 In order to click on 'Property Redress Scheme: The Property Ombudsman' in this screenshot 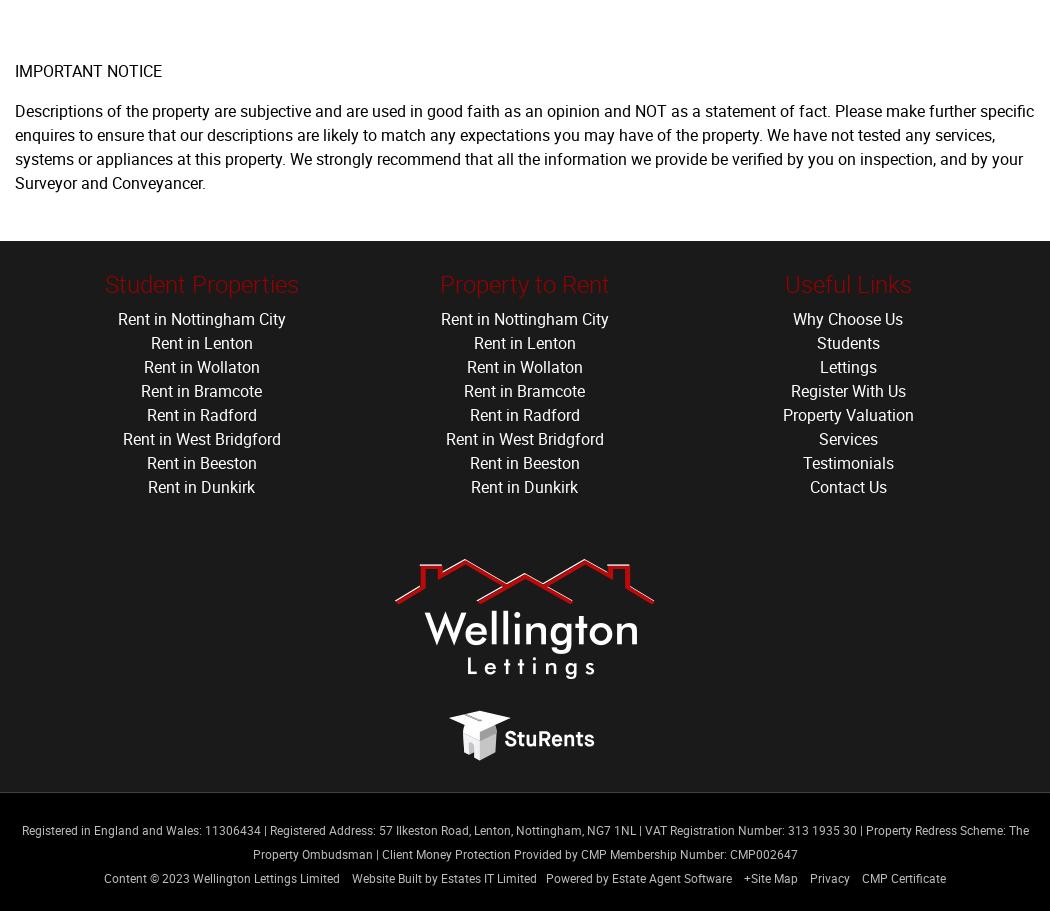, I will do `click(638, 841)`.